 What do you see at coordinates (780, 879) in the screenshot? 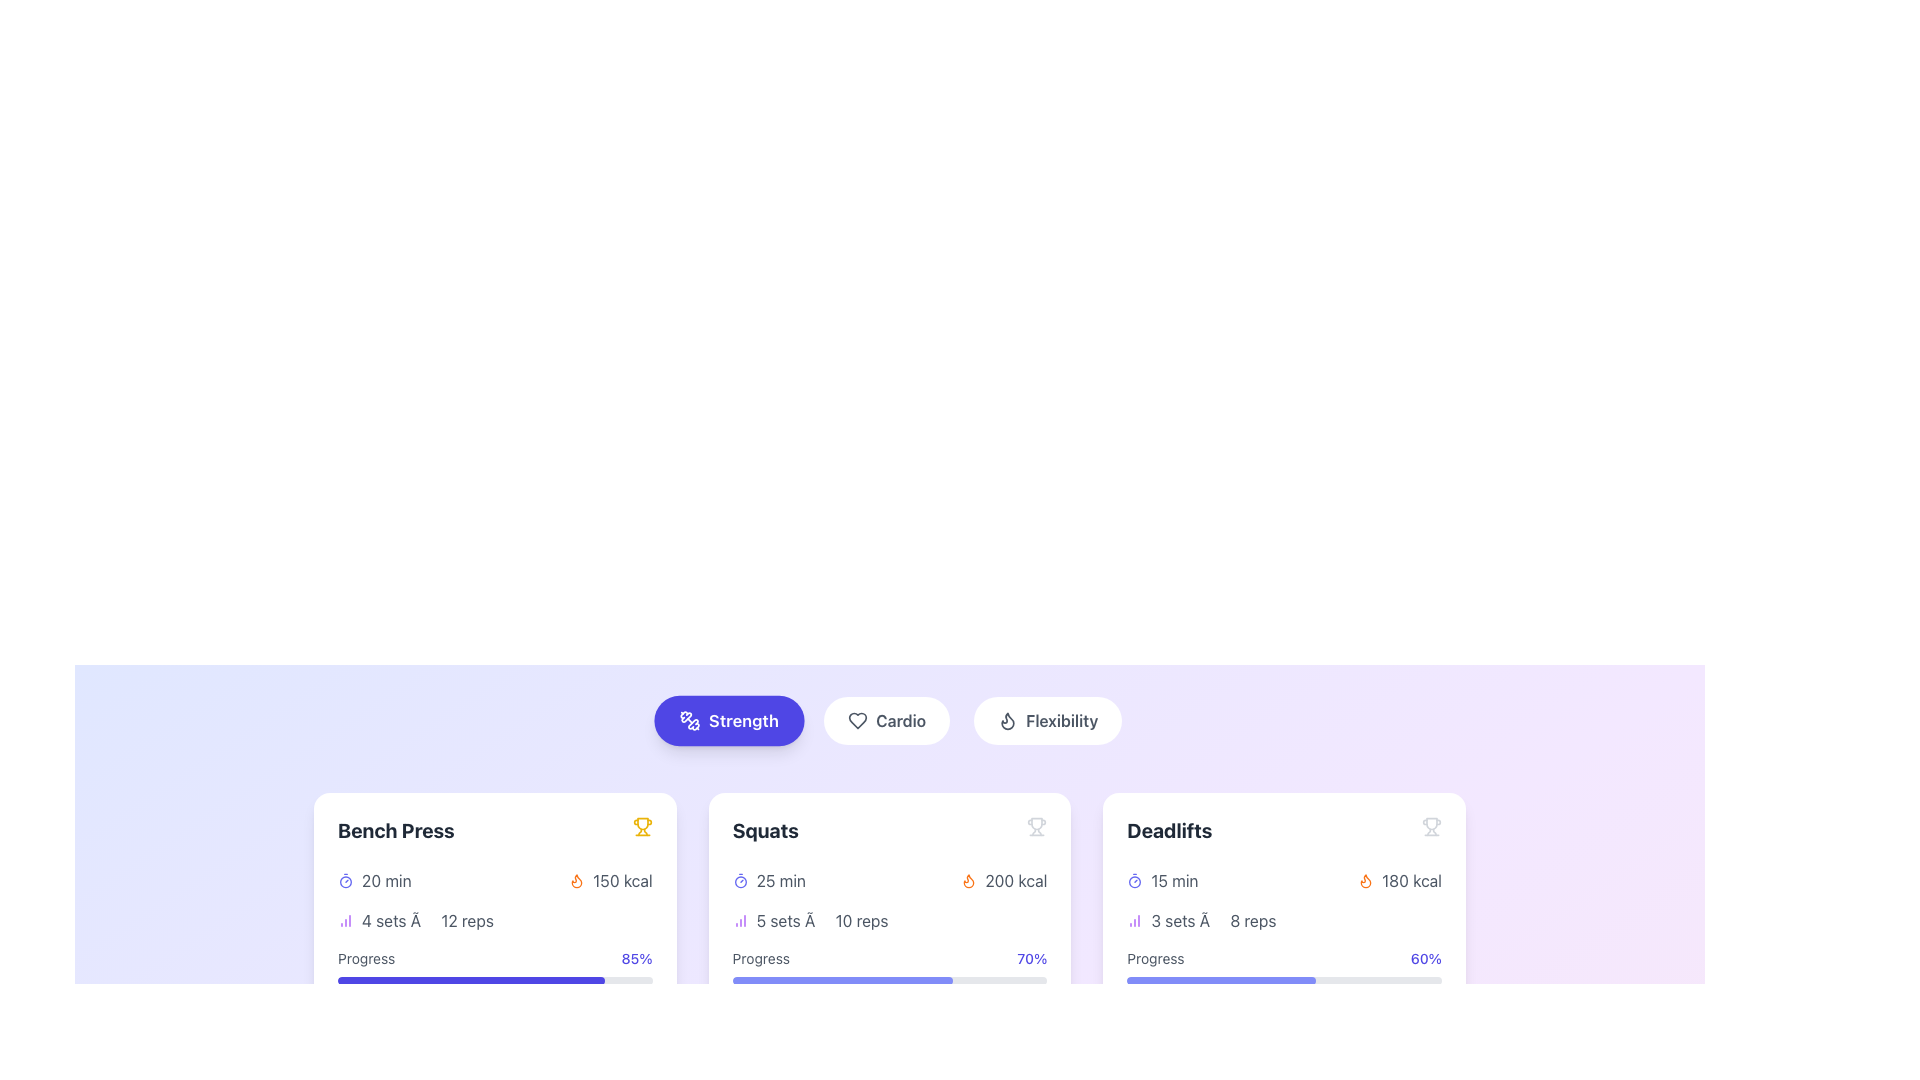
I see `text content of the label indicating the duration of the 'Squats' exercise session, which is located in the middle column of the layout, specifically to the right of the timer icon` at bounding box center [780, 879].